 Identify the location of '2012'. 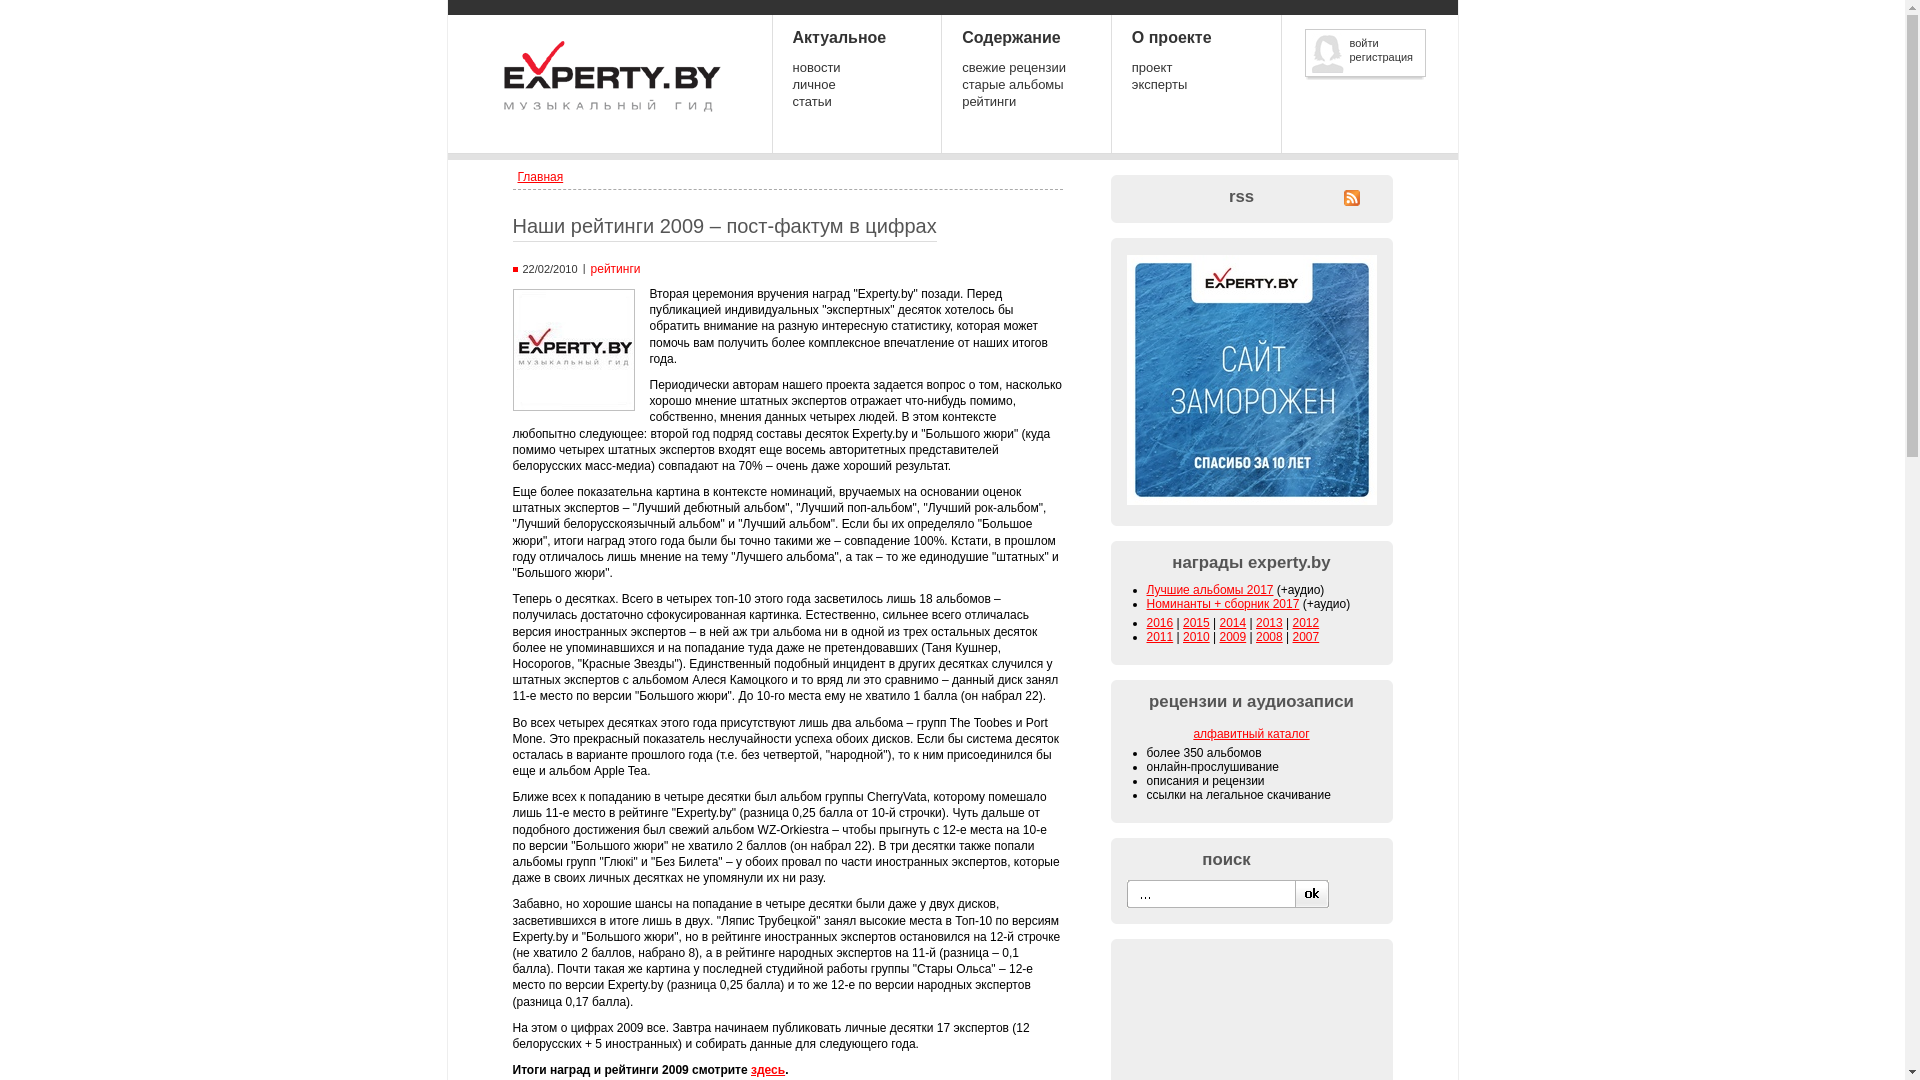
(1305, 622).